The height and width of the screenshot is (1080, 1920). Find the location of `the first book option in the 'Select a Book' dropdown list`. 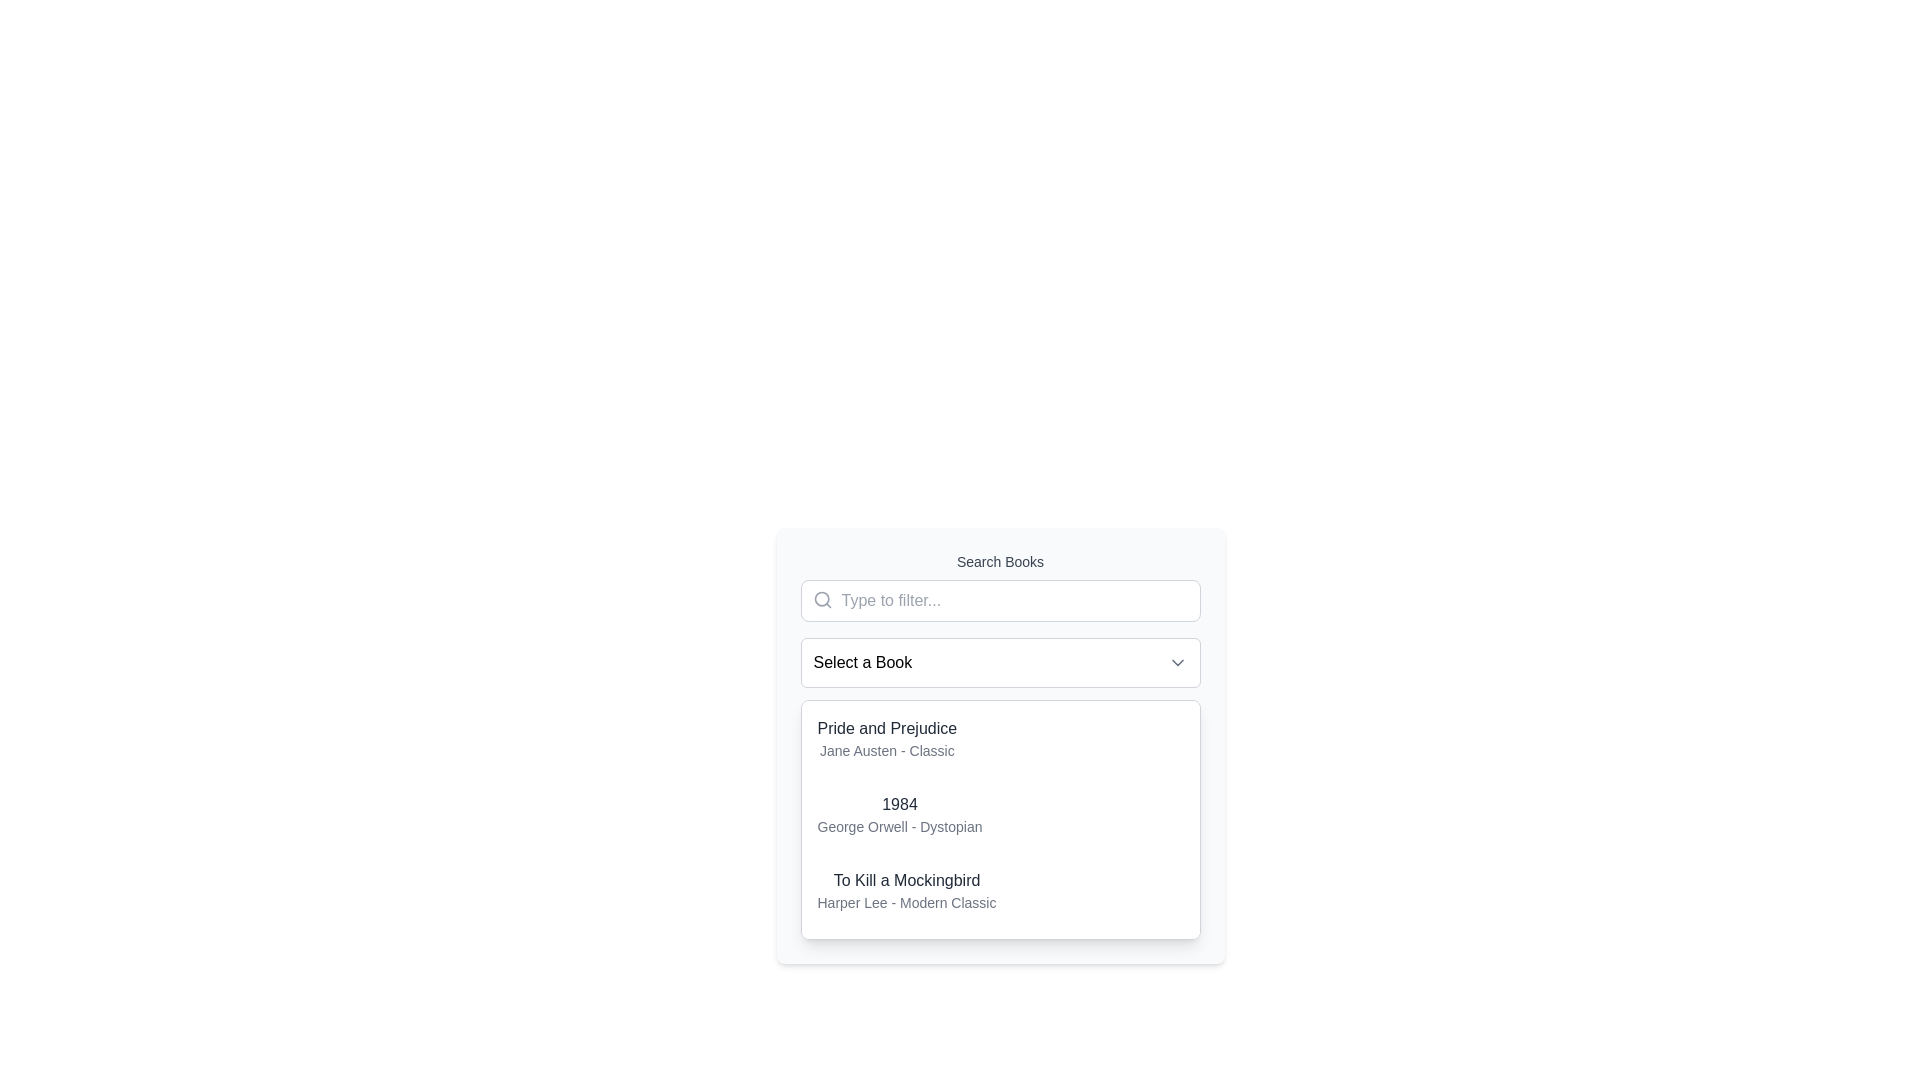

the first book option in the 'Select a Book' dropdown list is located at coordinates (1000, 739).